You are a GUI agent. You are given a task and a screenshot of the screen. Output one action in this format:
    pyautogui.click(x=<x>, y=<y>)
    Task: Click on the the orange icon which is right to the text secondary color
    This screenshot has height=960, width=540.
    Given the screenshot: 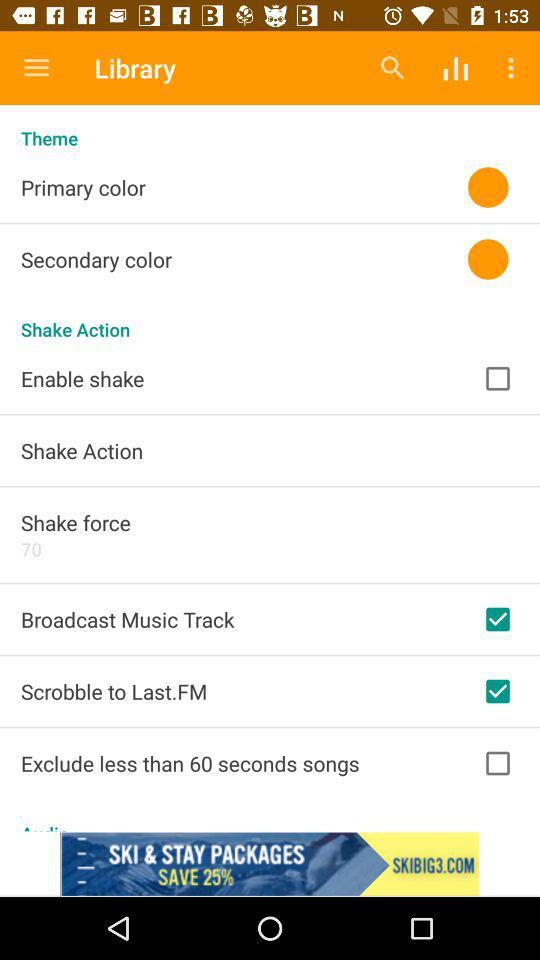 What is the action you would take?
    pyautogui.click(x=487, y=258)
    